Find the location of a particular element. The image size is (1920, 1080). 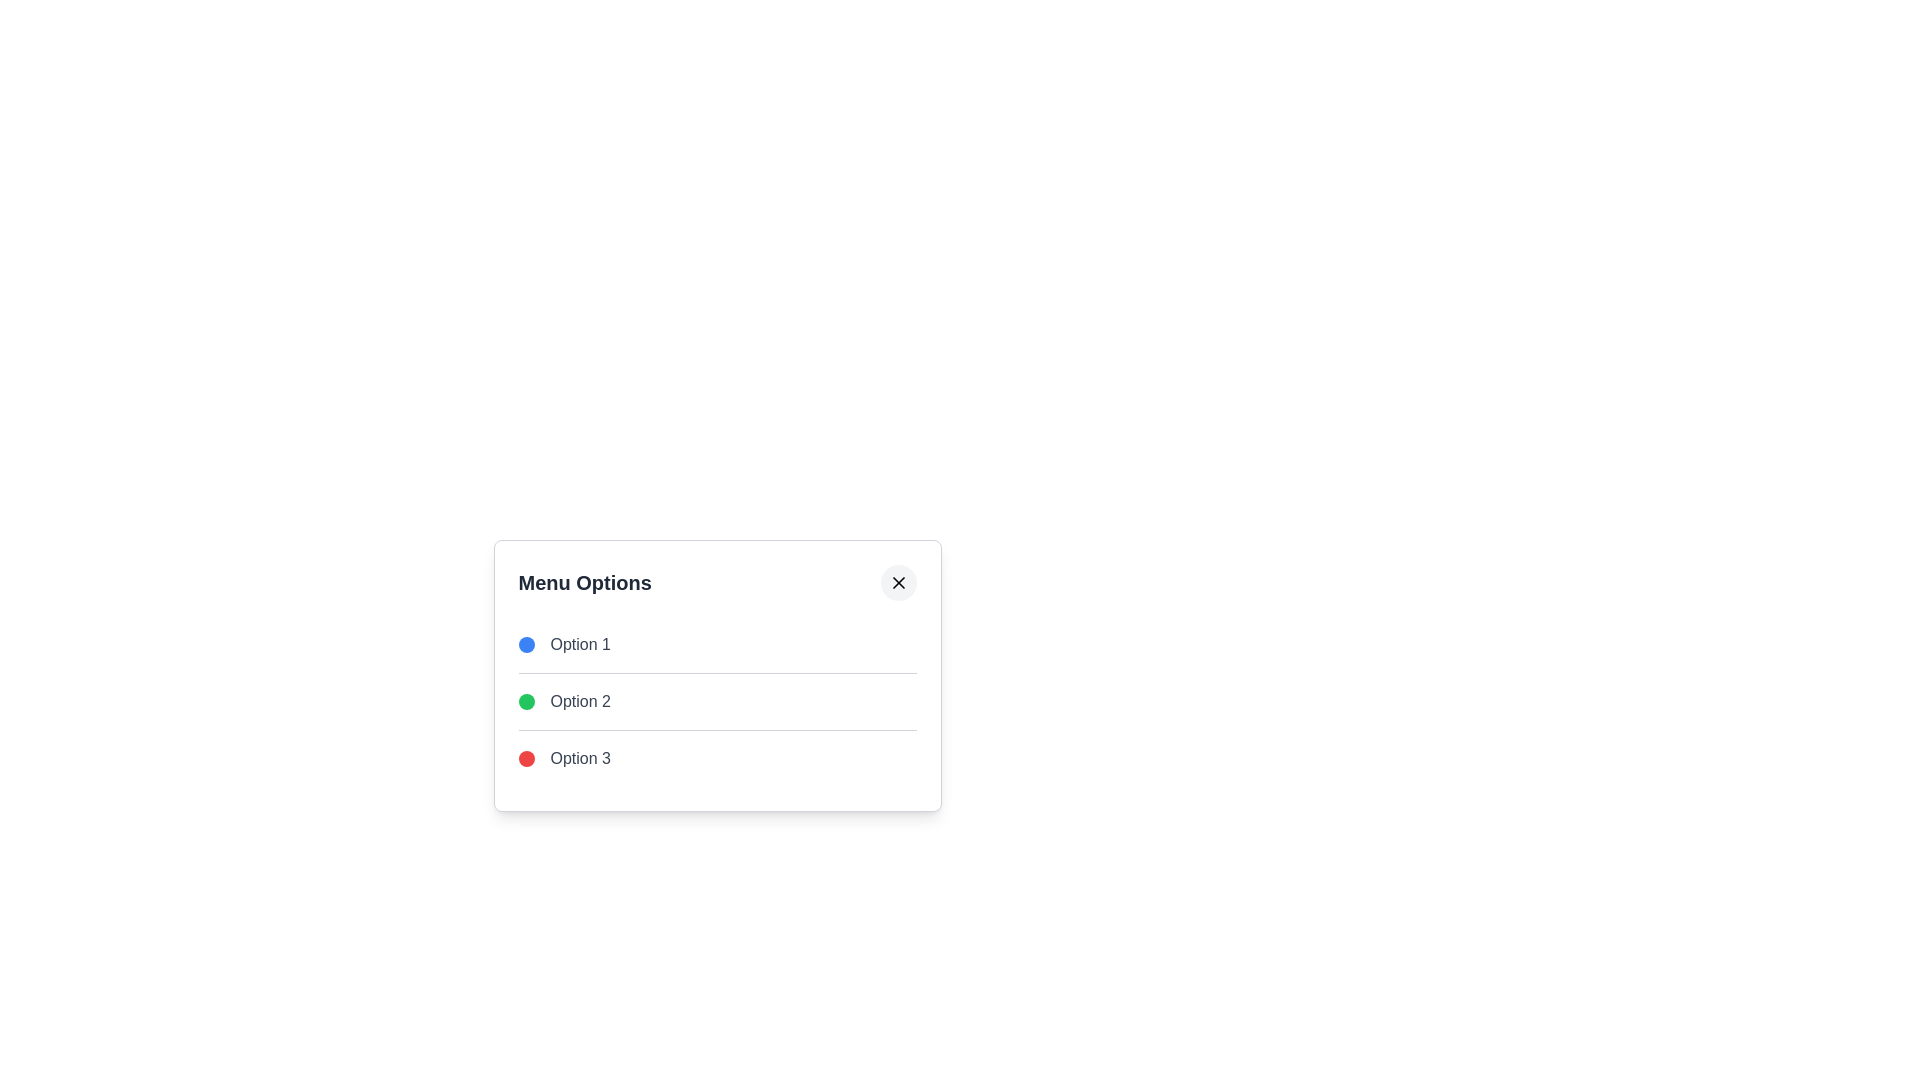

the list item labeled 'Option 3' is located at coordinates (717, 758).